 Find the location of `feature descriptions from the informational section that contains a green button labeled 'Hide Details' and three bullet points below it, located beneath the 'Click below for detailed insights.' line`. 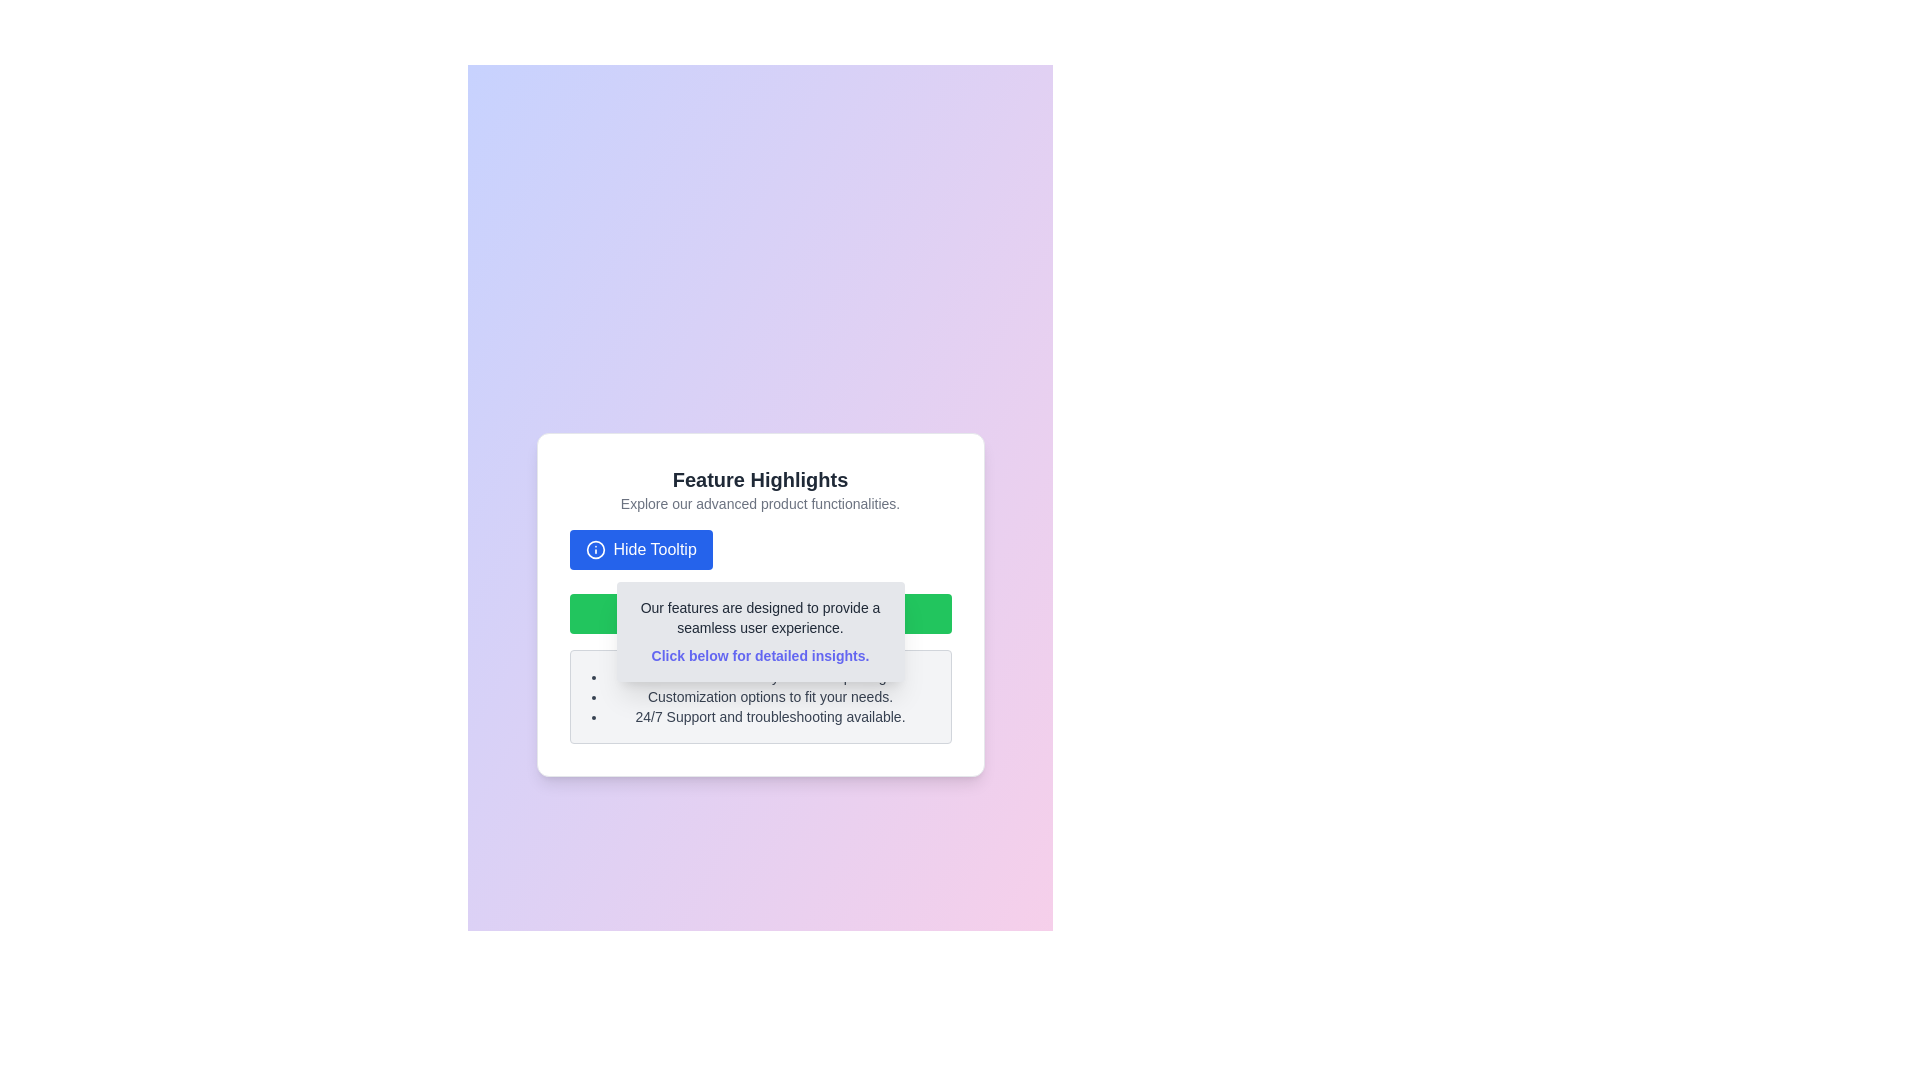

feature descriptions from the informational section that contains a green button labeled 'Hide Details' and three bullet points below it, located beneath the 'Click below for detailed insights.' line is located at coordinates (759, 668).